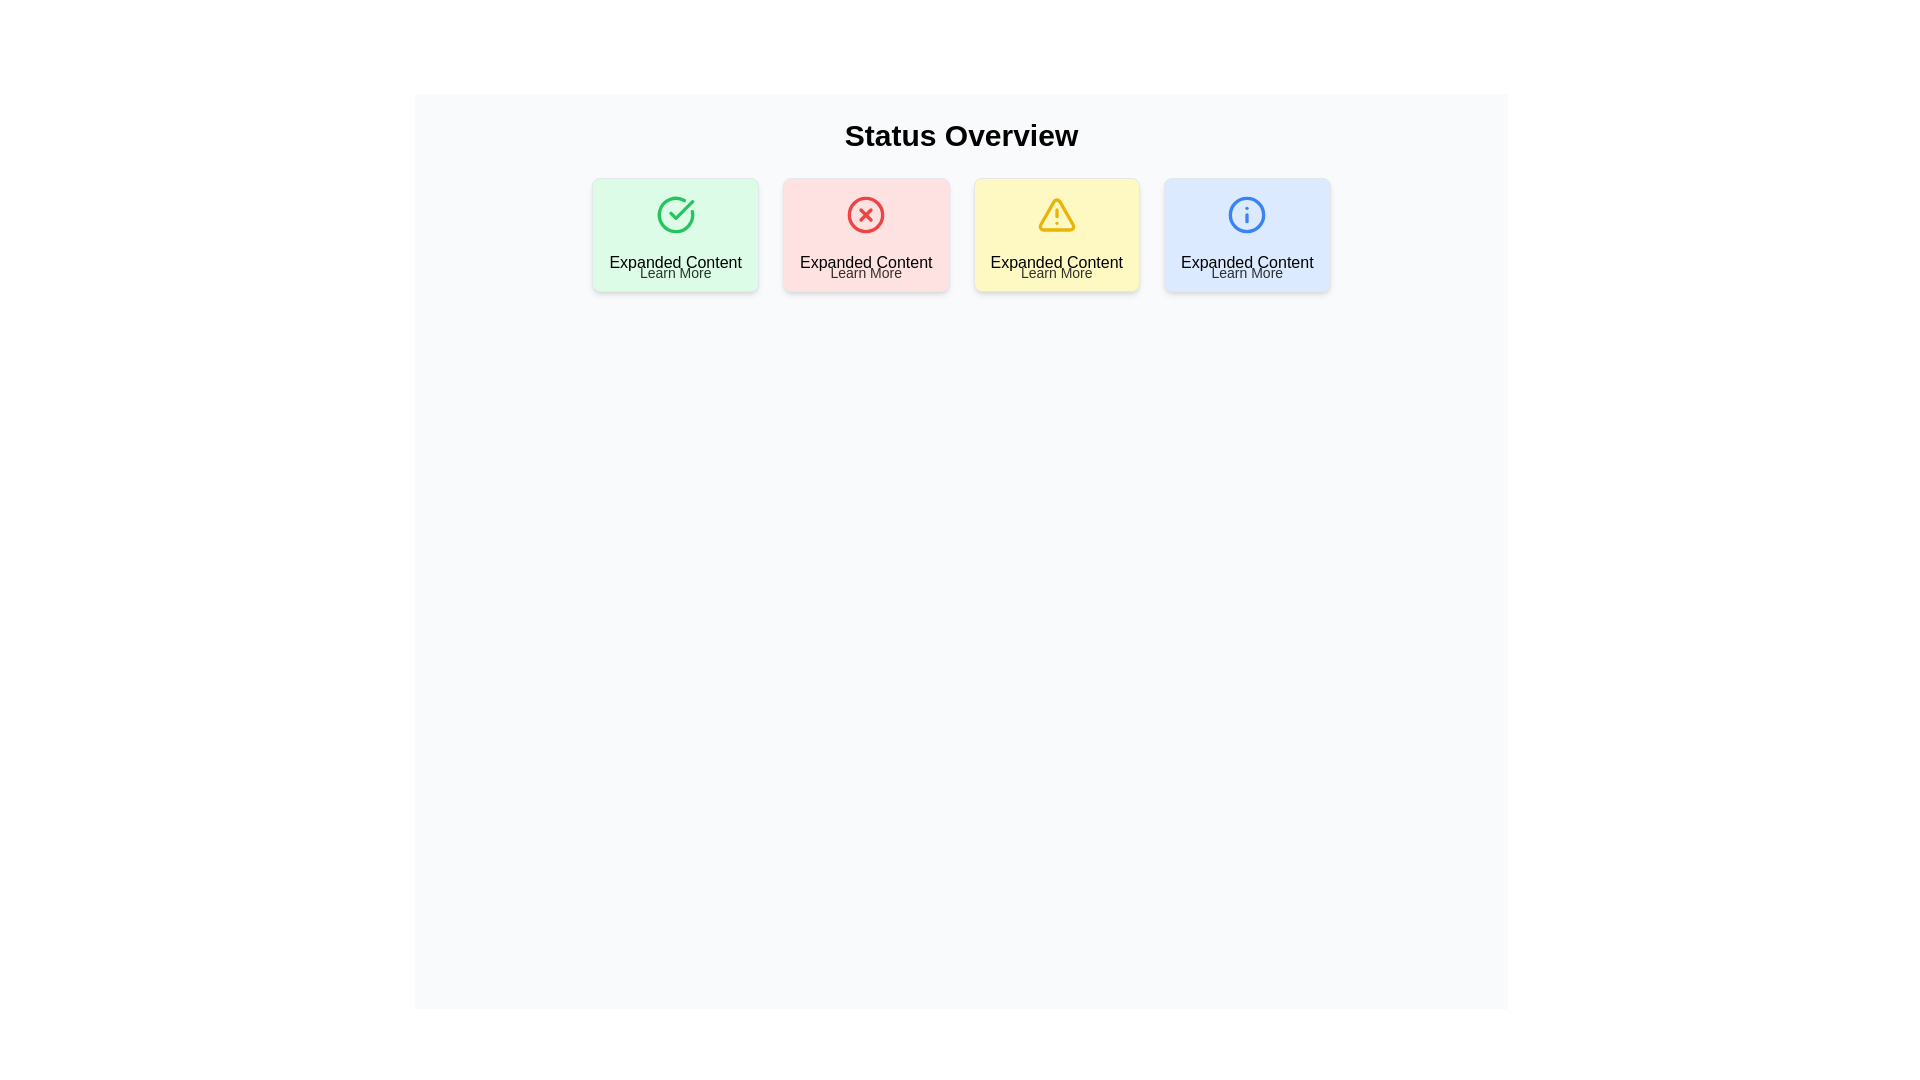 This screenshot has height=1080, width=1920. What do you see at coordinates (675, 234) in the screenshot?
I see `the 'Learn More' link located on the Card component that represents a successful status, positioned in the top left corner of a four-column grid layout` at bounding box center [675, 234].